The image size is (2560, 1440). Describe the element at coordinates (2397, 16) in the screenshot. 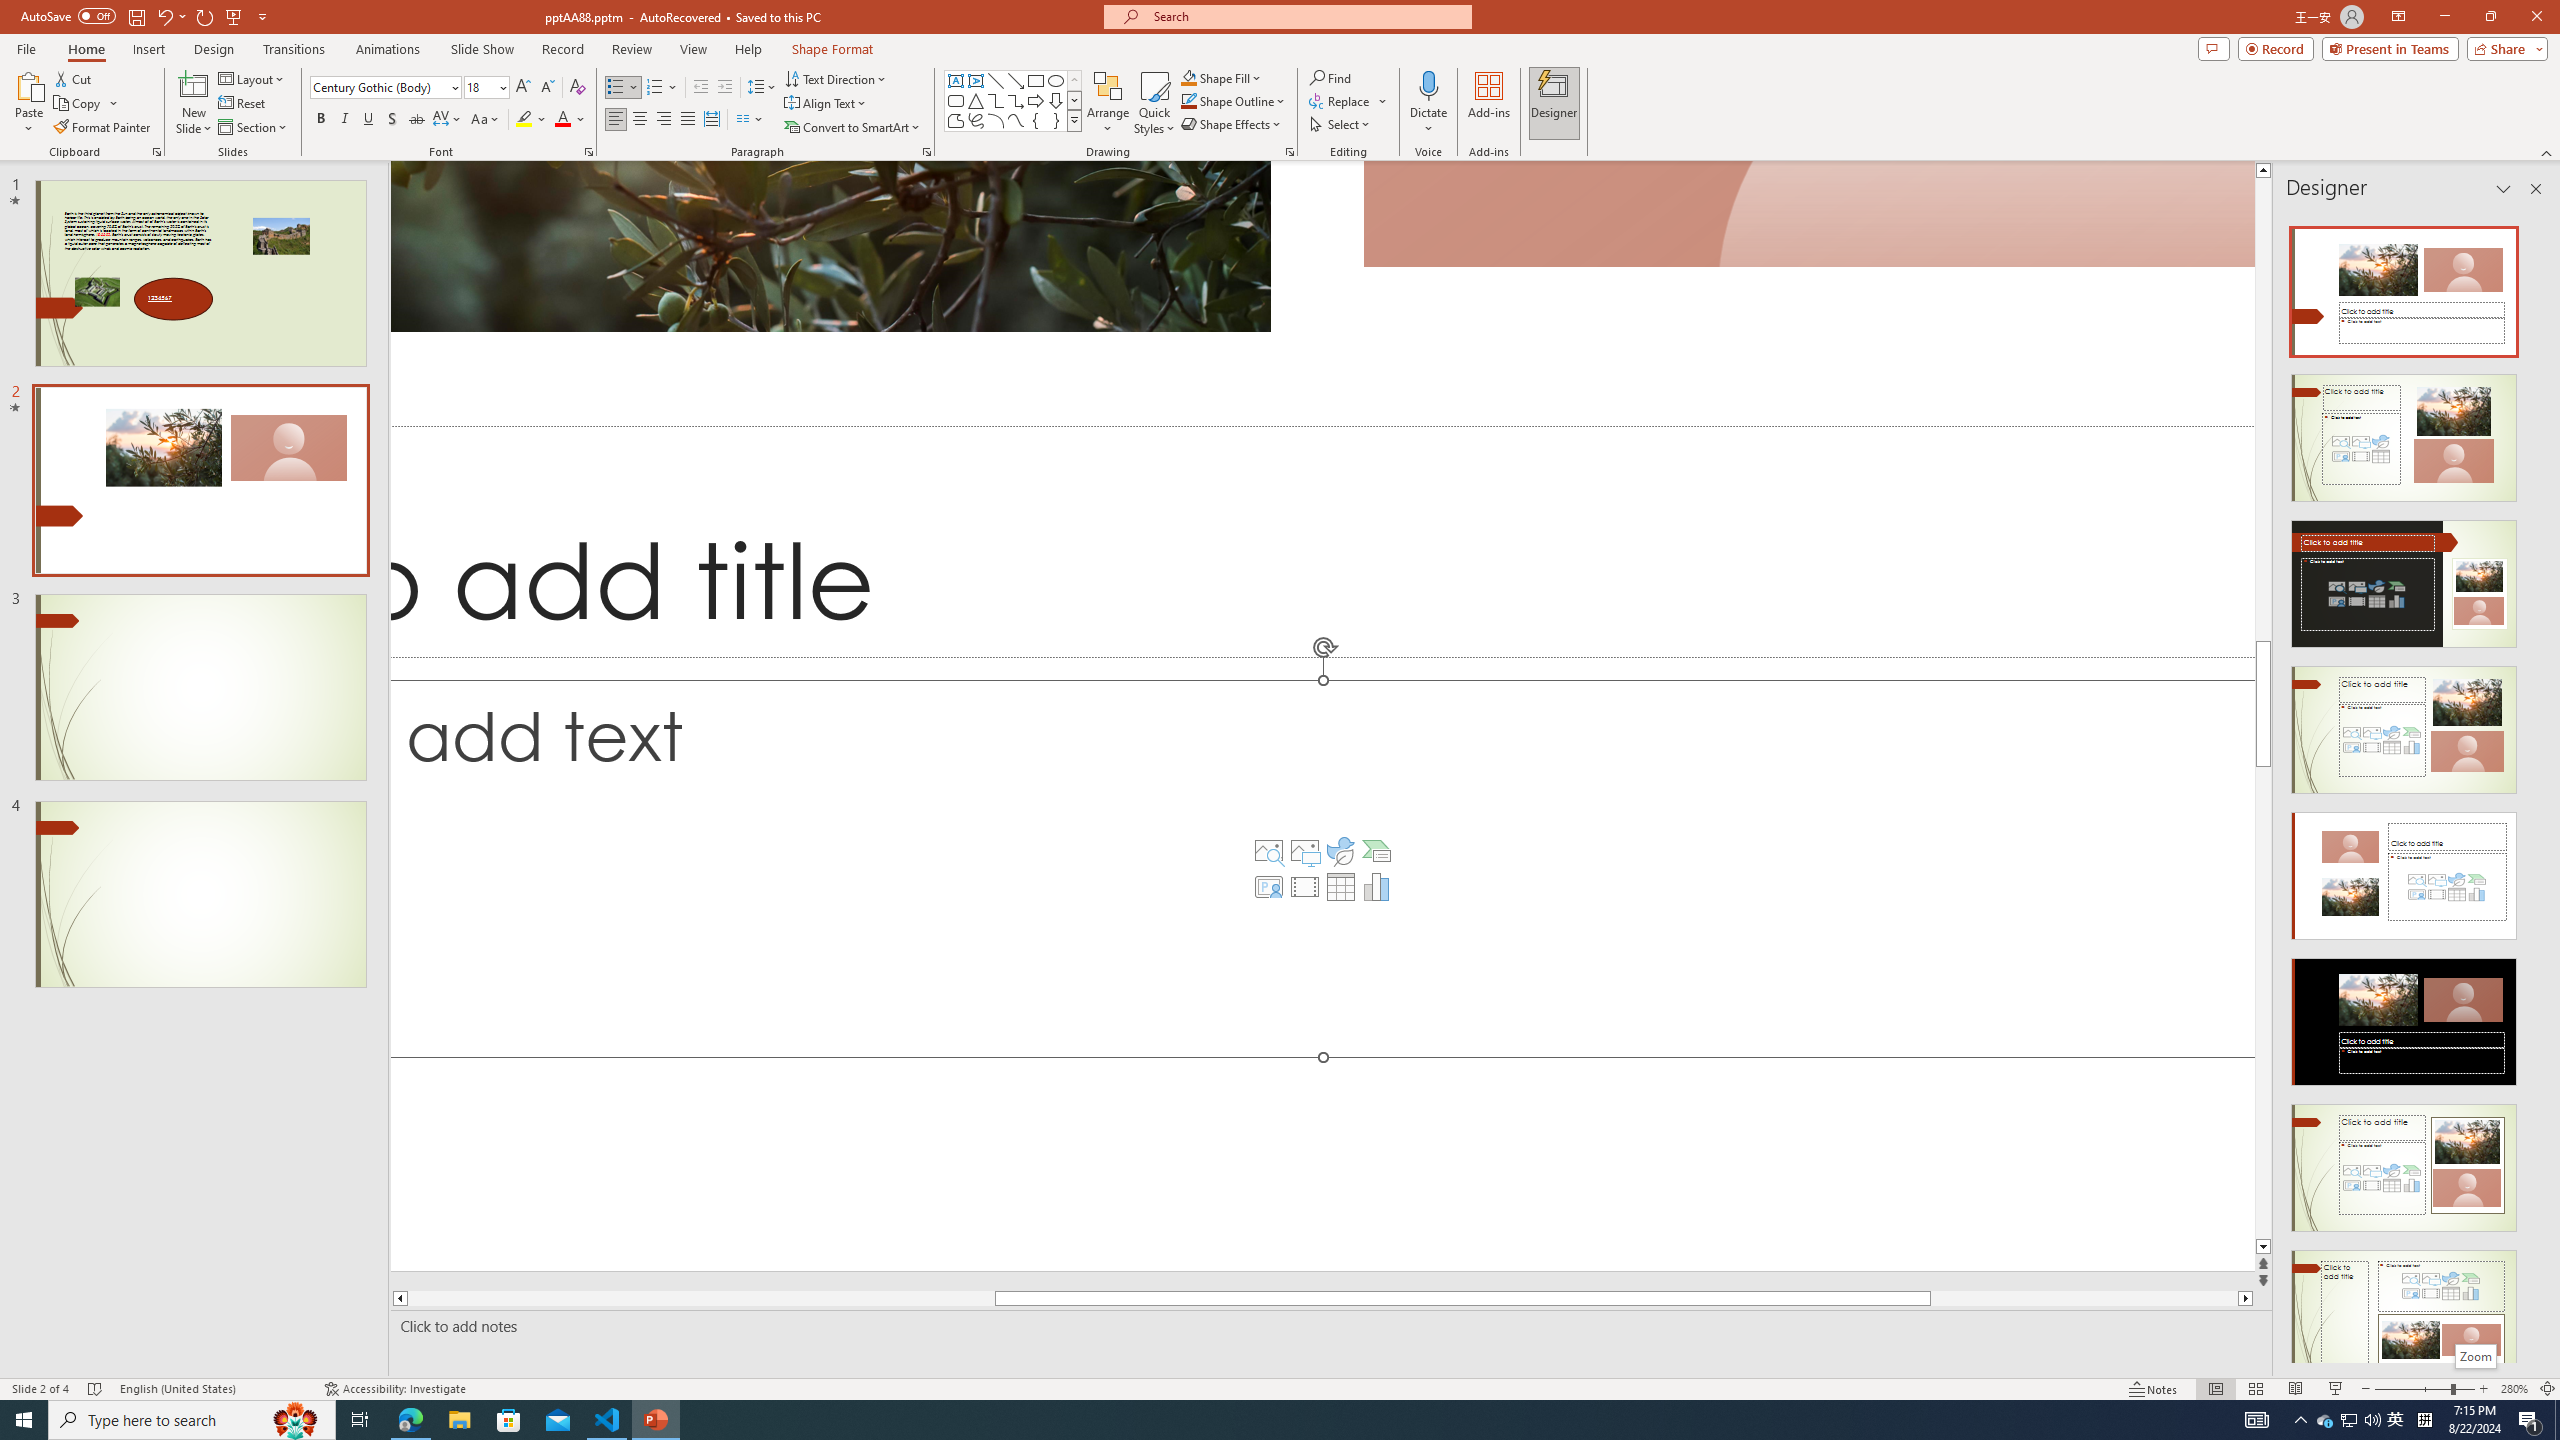

I see `'Ribbon Display Options'` at that location.